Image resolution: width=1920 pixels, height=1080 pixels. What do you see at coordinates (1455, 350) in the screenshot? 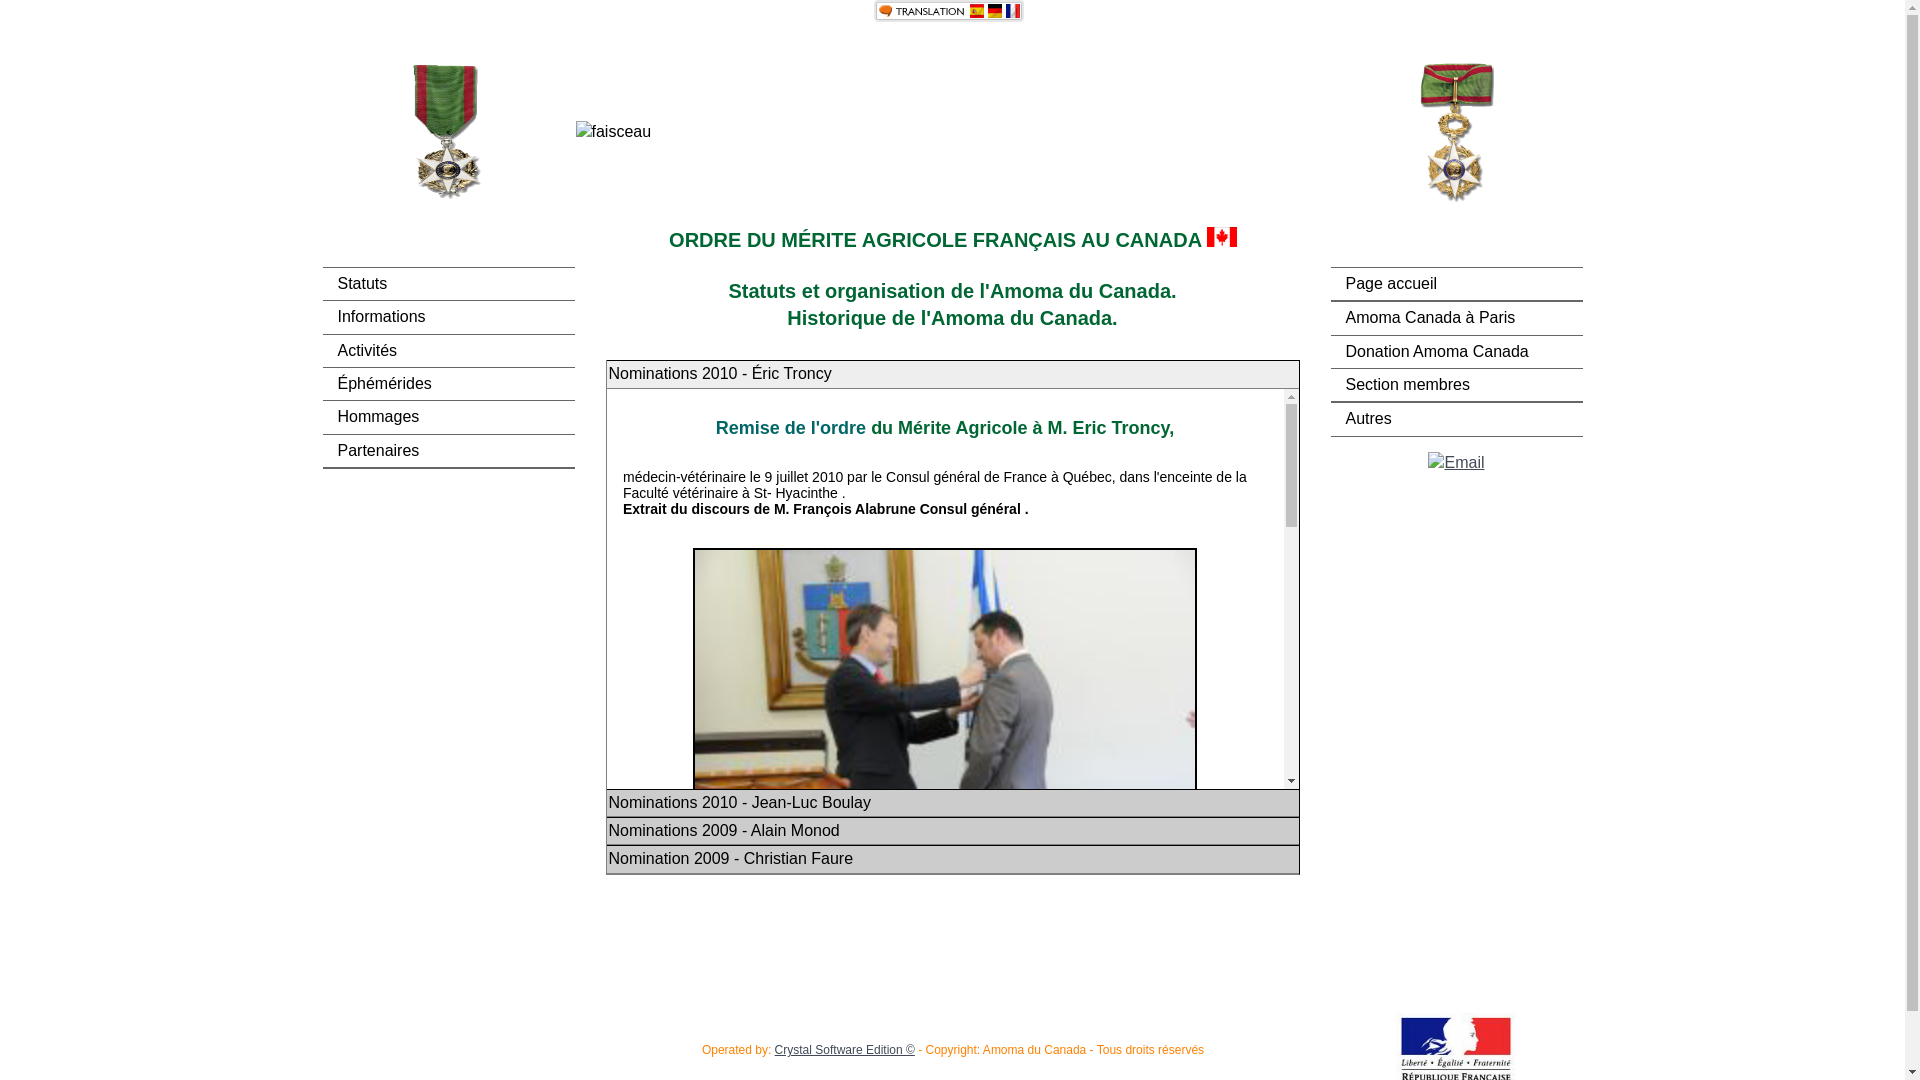
I see `'Donation Amoma Canada'` at bounding box center [1455, 350].